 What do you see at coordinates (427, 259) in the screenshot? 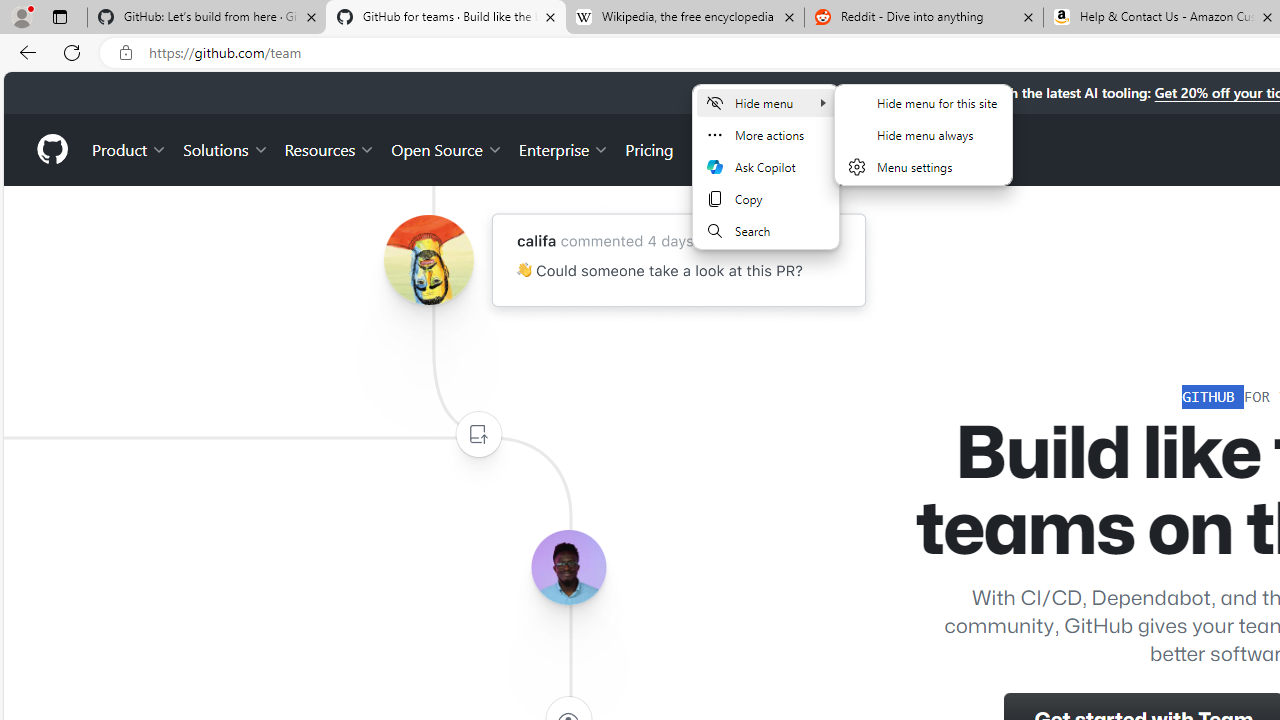
I see `'Avatar of the user califa'` at bounding box center [427, 259].